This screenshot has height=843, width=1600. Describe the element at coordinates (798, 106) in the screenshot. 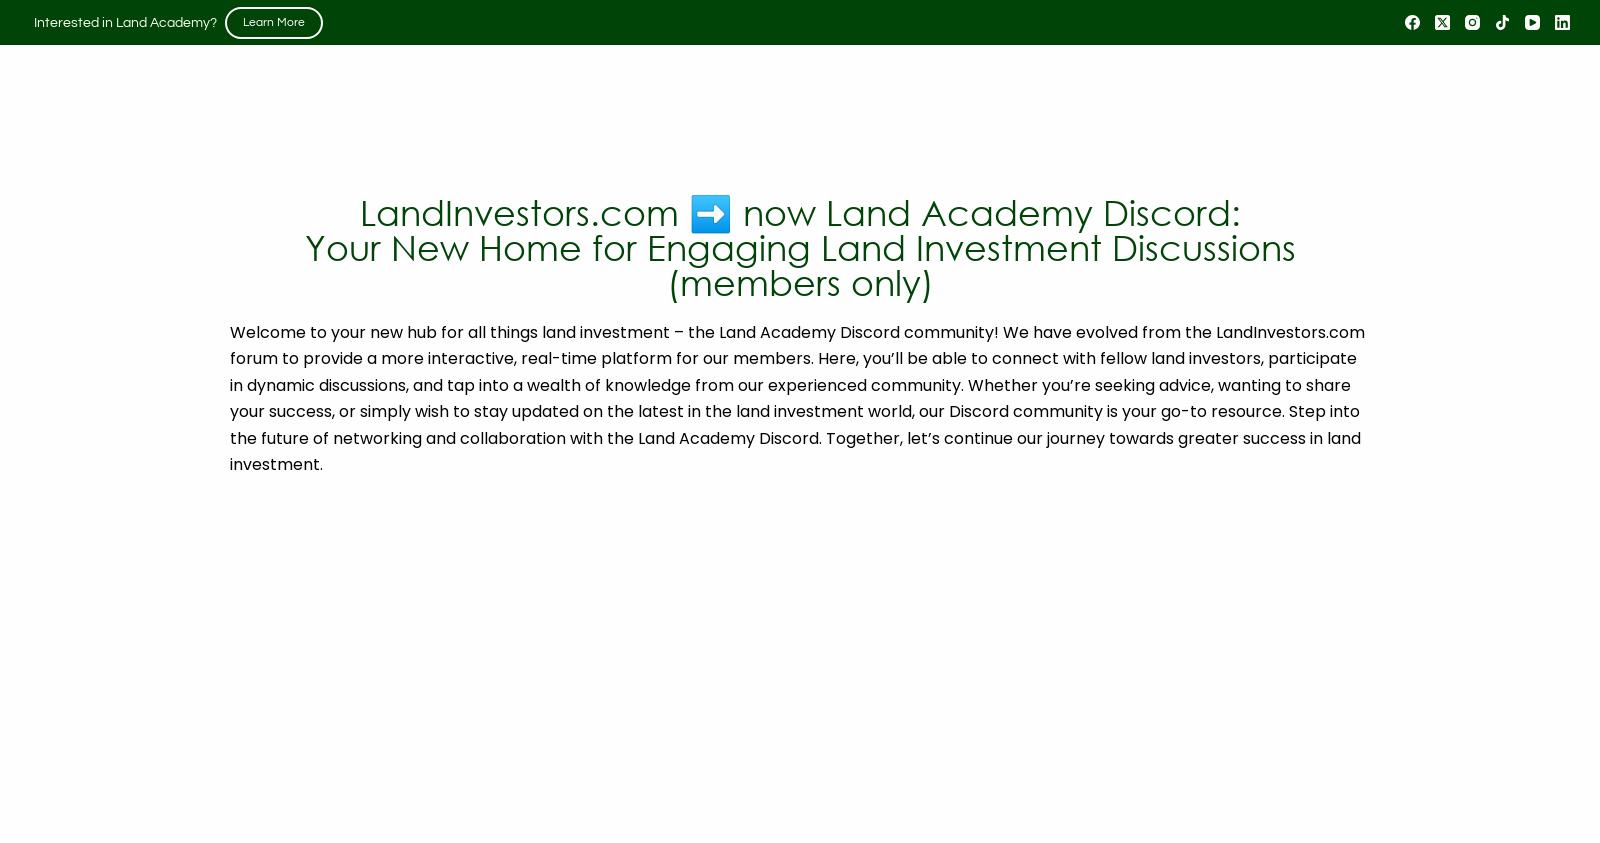

I see `'Steven Jack Butala & Jill DeWit (and guests) draw on their 16,000+ transaction experience and discuss the acquisition and sale of real property for profit. Every Thursday at 2pm Pacific Time.'` at that location.